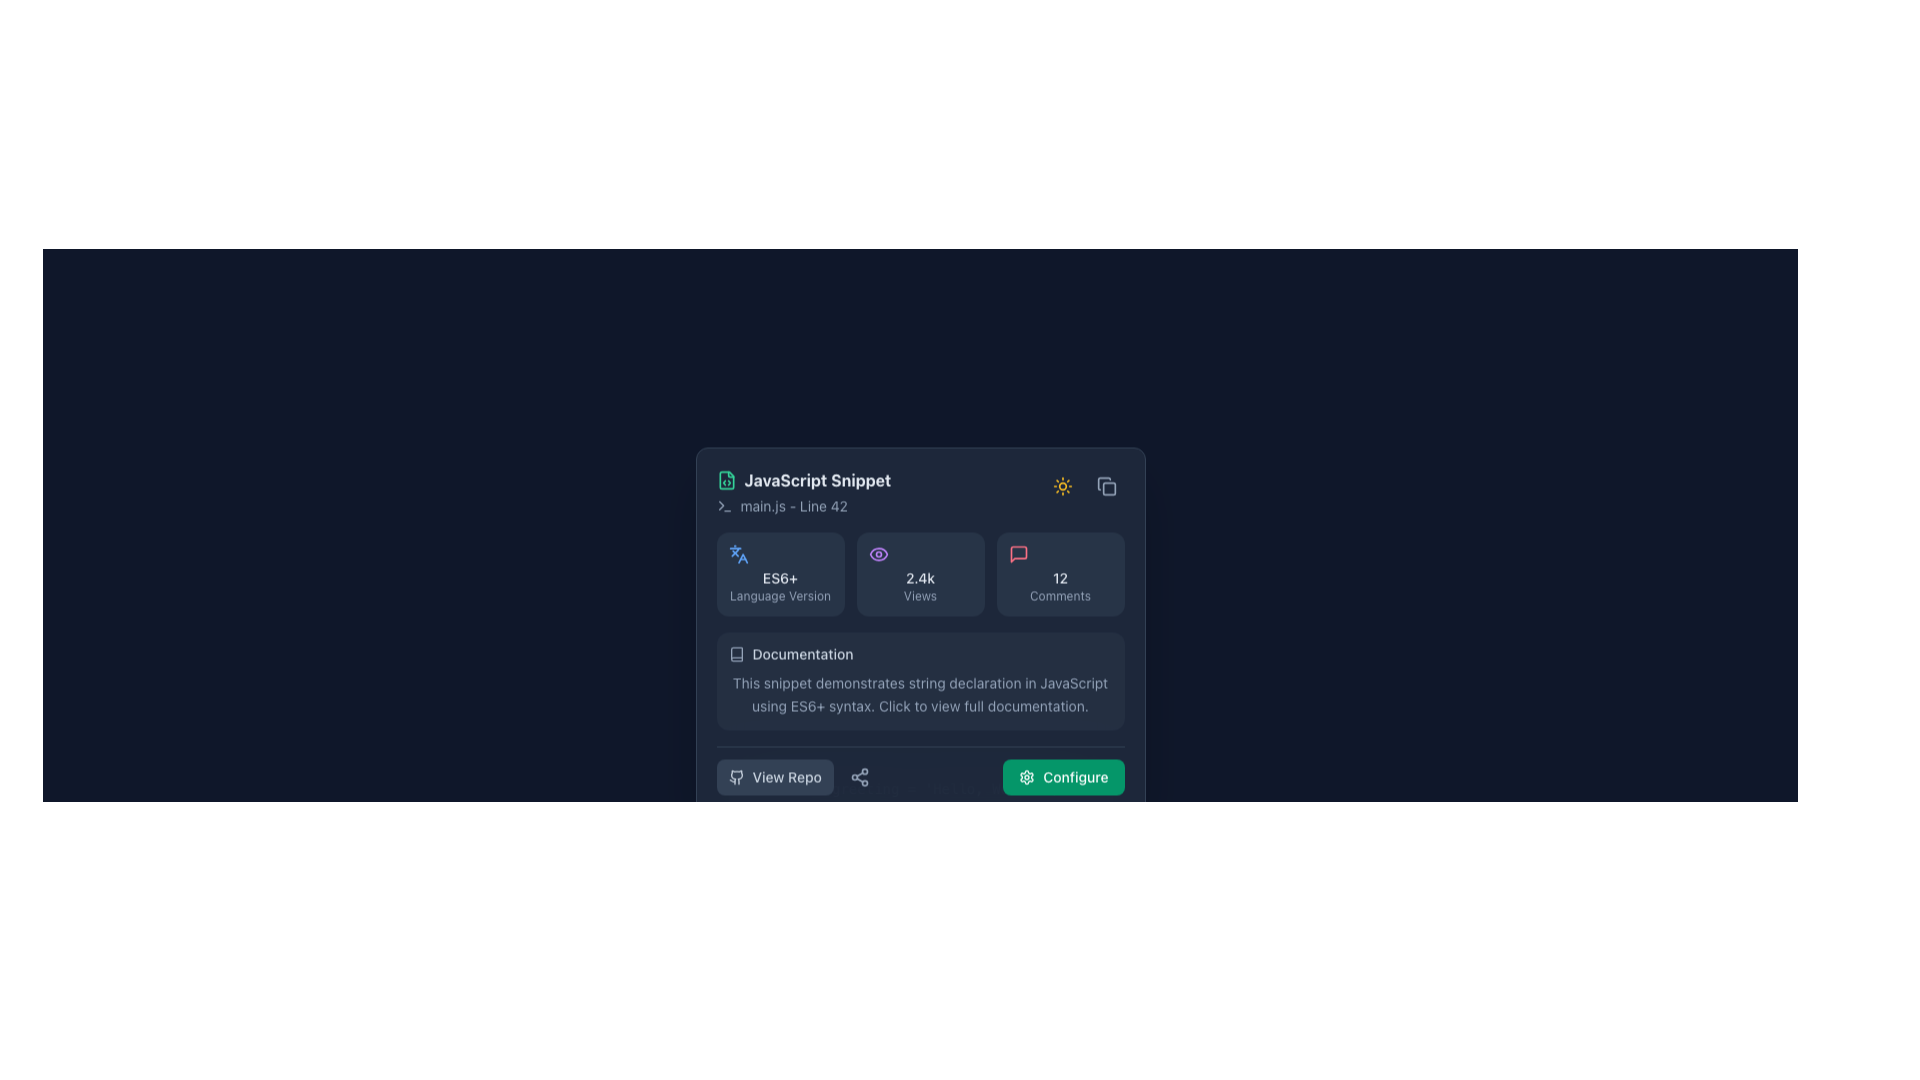 Image resolution: width=1920 pixels, height=1080 pixels. Describe the element at coordinates (878, 554) in the screenshot. I see `the outer oval shape of the eye icon in the SVG graphic, which indicates visibility functionality` at that location.